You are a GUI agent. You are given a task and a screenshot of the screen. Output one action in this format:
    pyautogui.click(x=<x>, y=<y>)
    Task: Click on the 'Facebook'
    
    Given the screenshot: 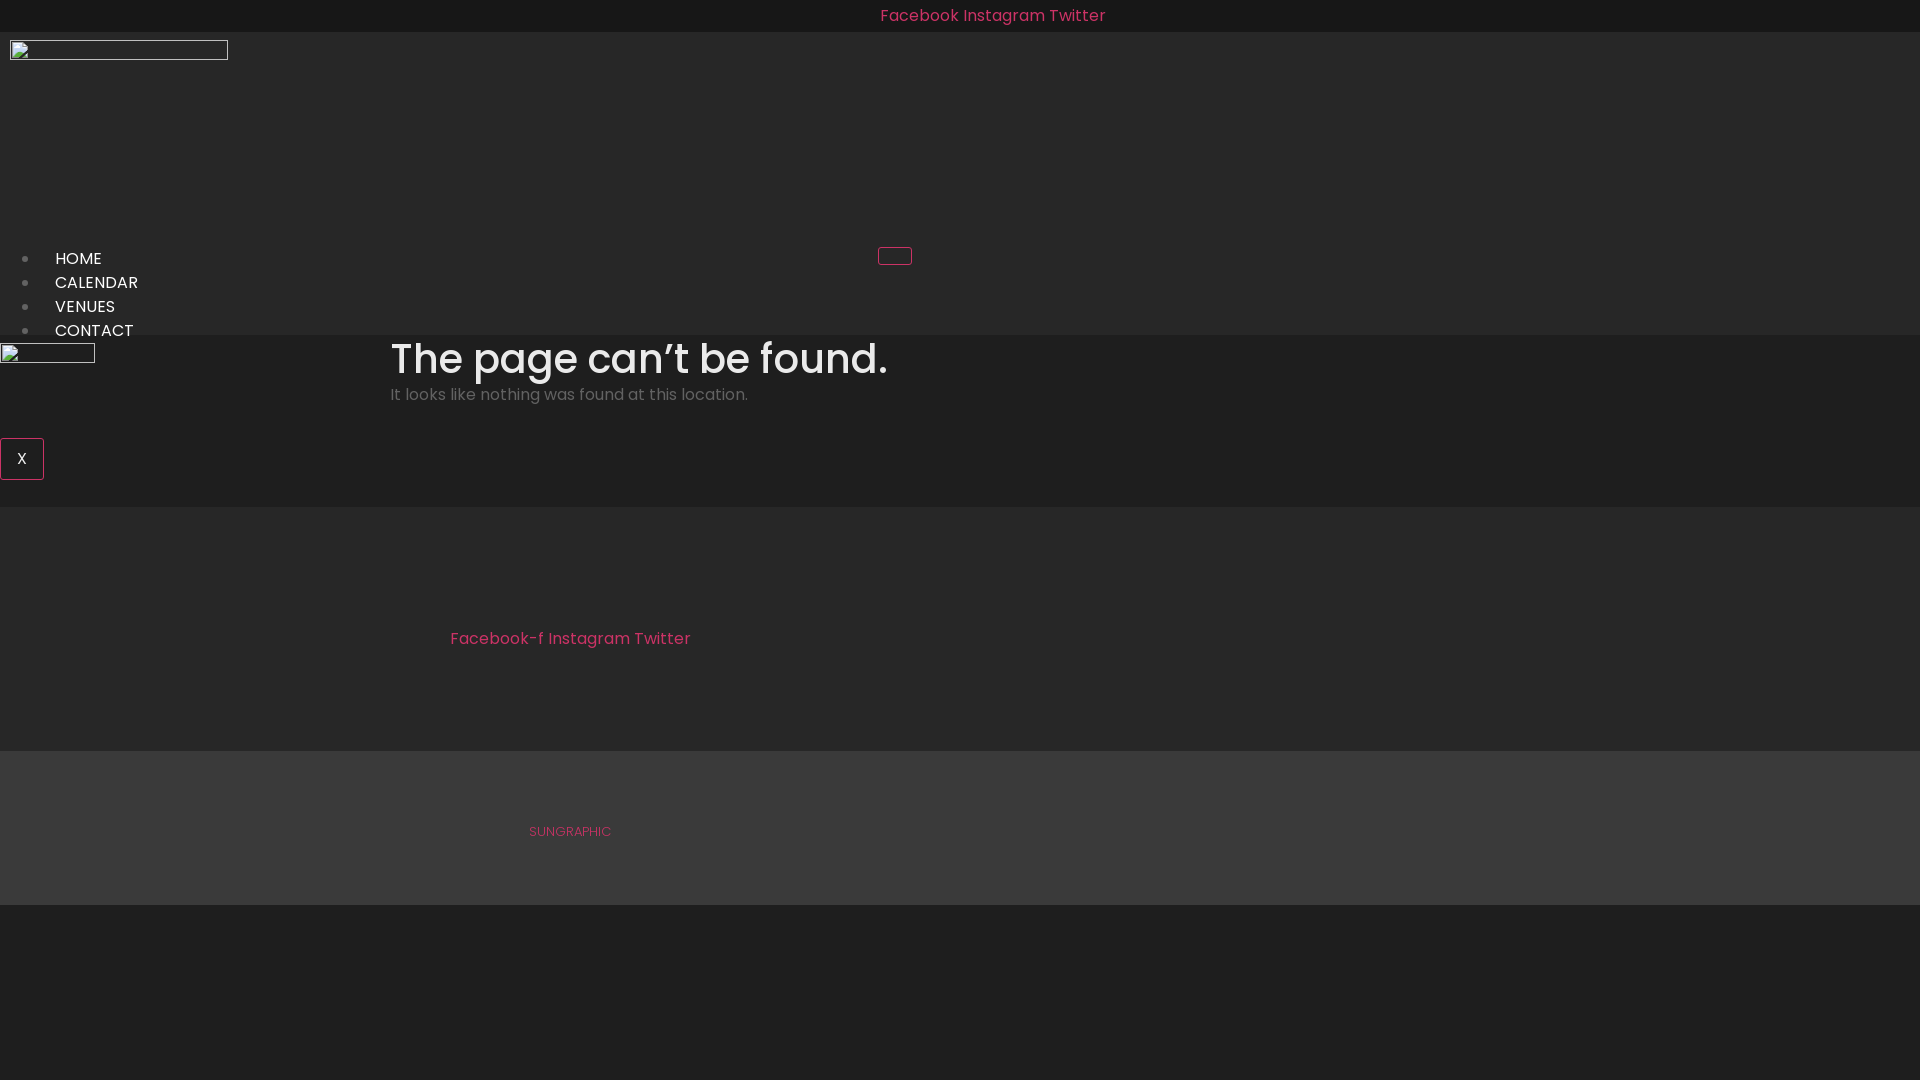 What is the action you would take?
    pyautogui.click(x=920, y=15)
    